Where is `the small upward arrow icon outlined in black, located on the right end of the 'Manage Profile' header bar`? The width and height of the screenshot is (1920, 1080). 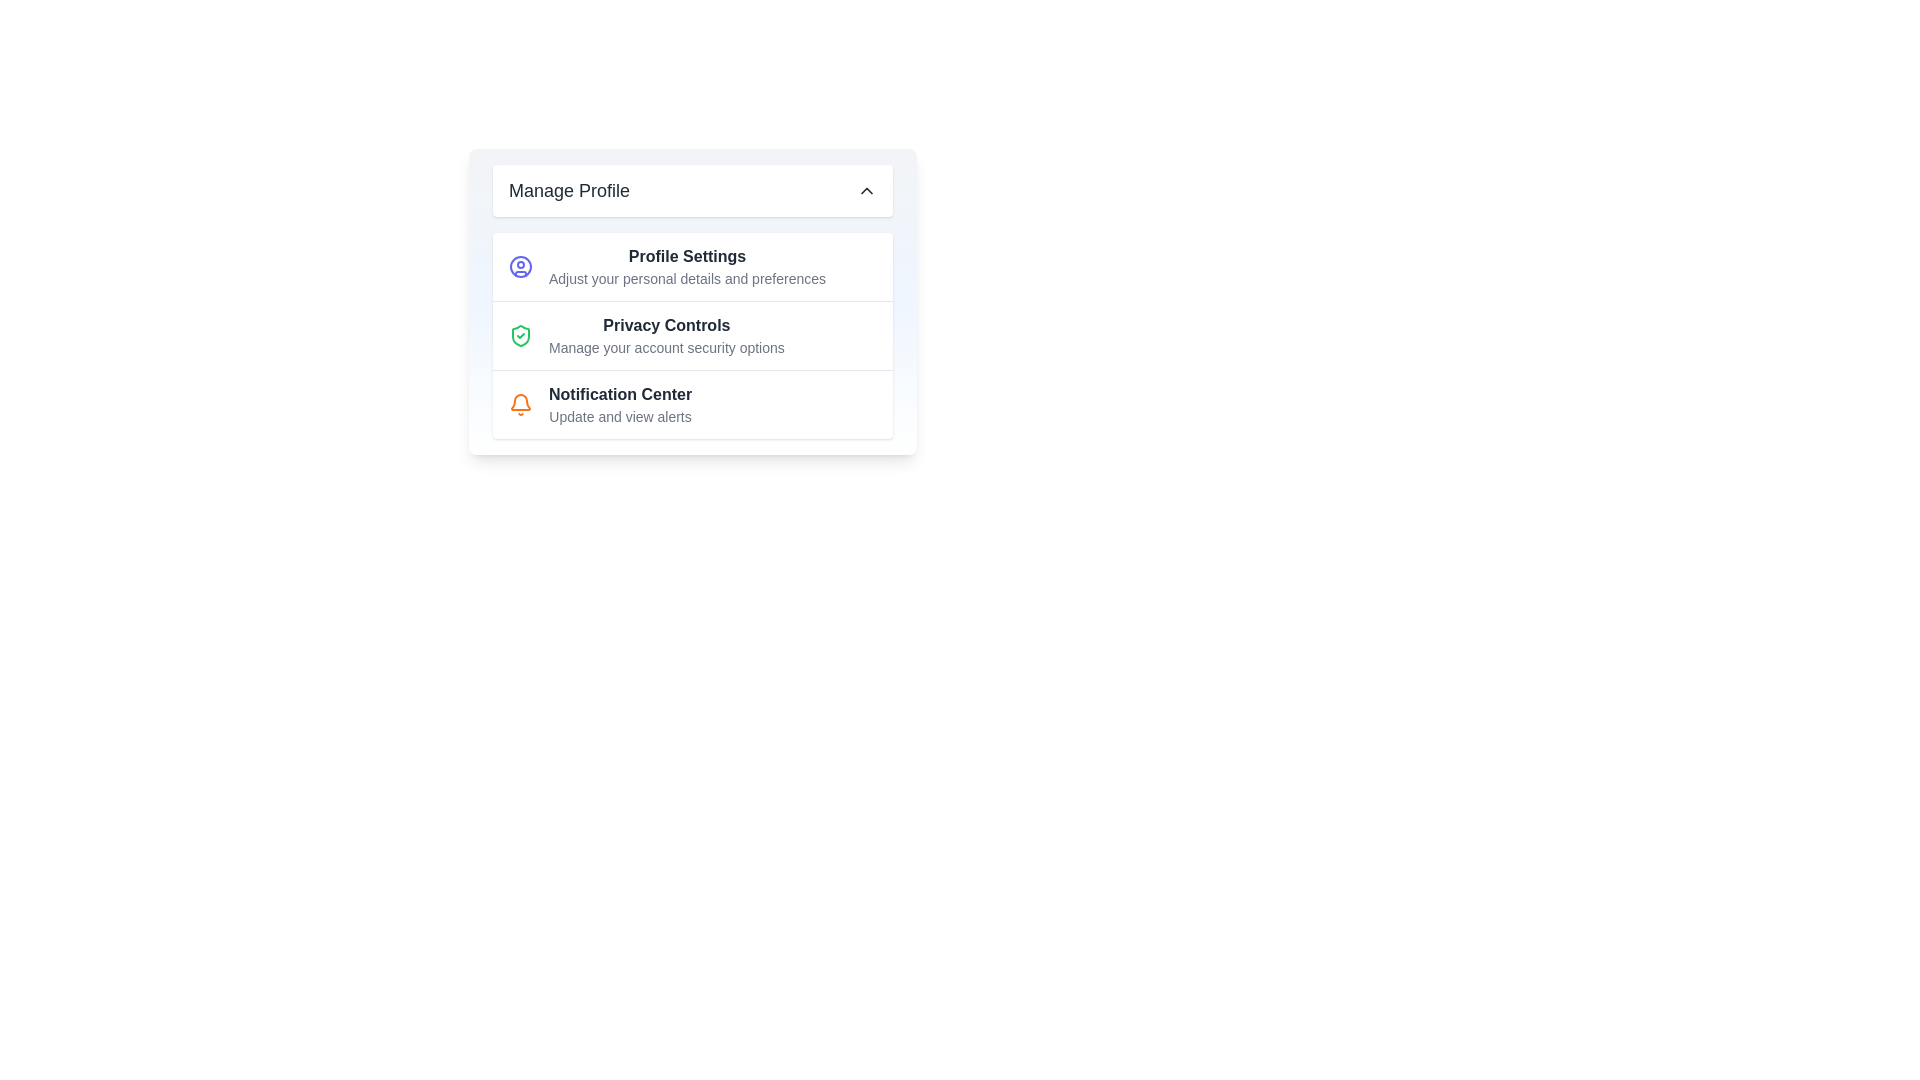
the small upward arrow icon outlined in black, located on the right end of the 'Manage Profile' header bar is located at coordinates (867, 191).